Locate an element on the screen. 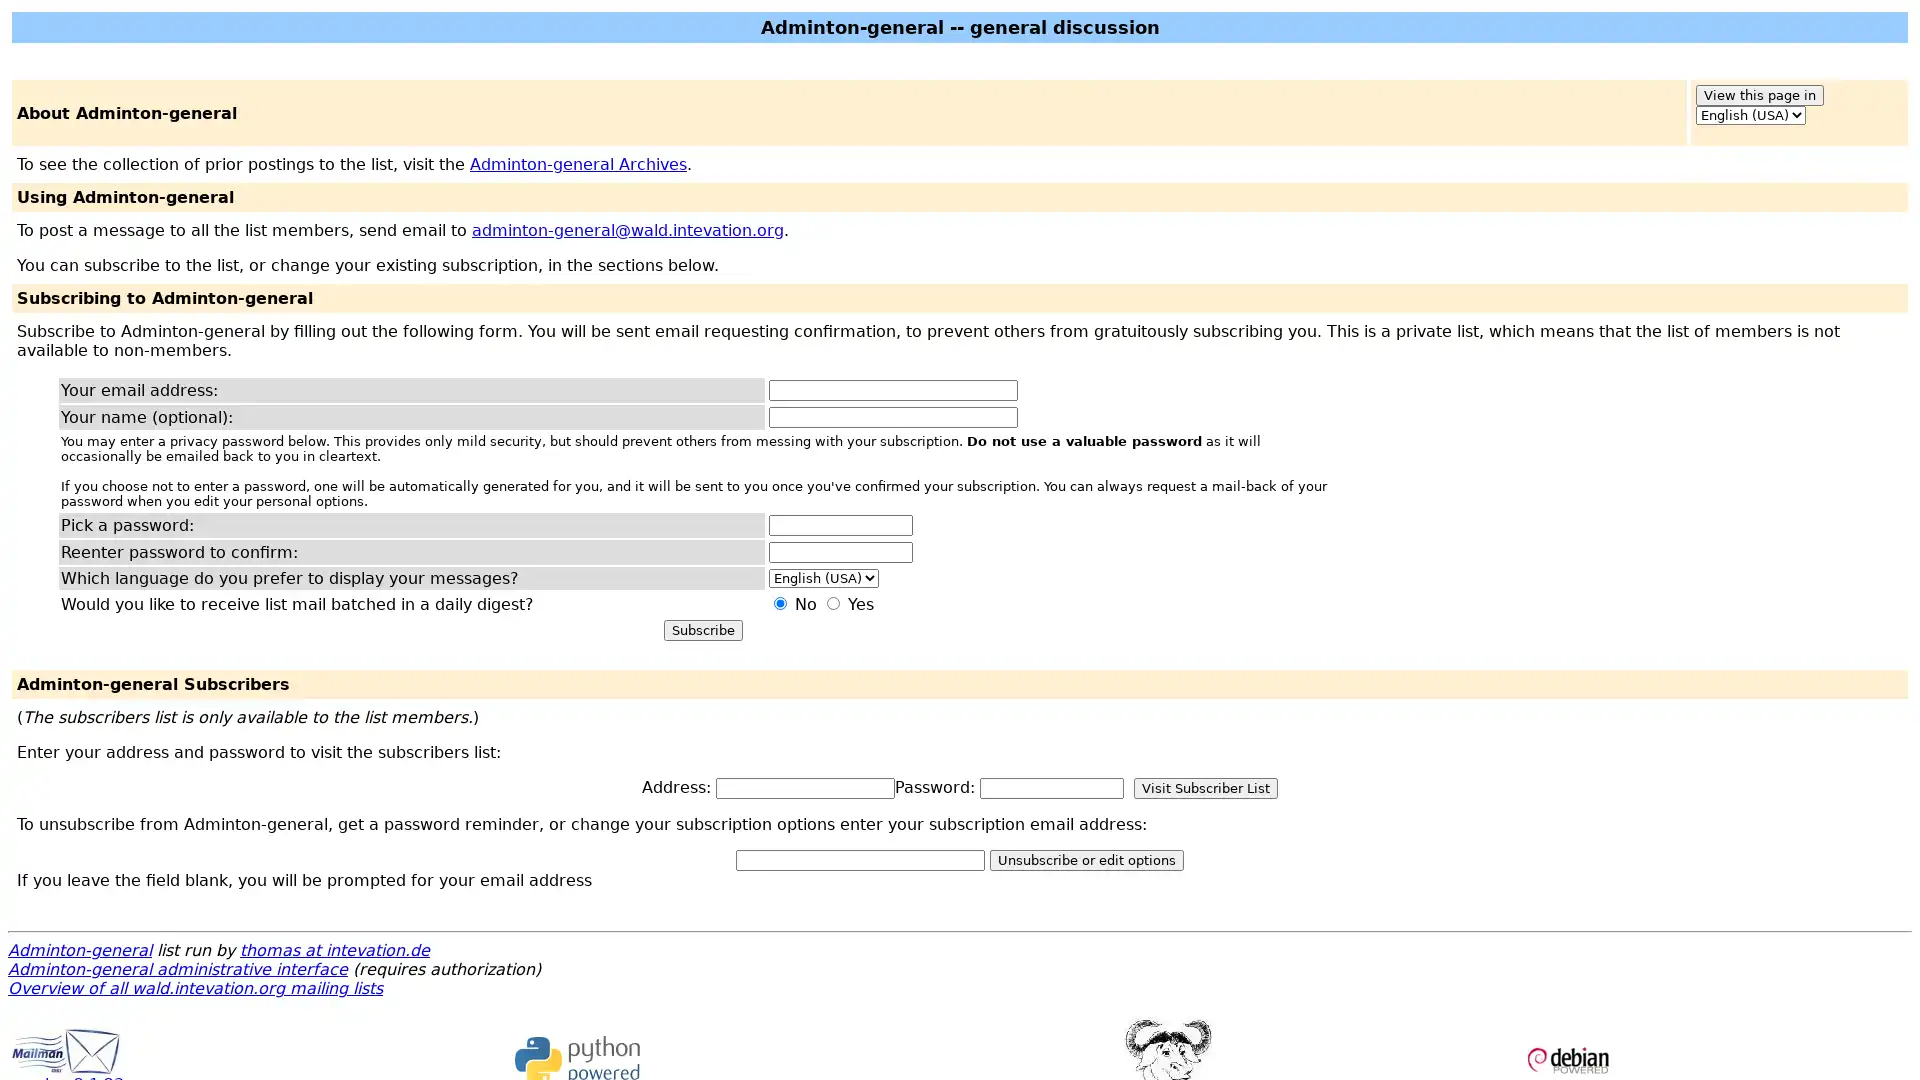 The width and height of the screenshot is (1920, 1080). Subscribe is located at coordinates (702, 630).